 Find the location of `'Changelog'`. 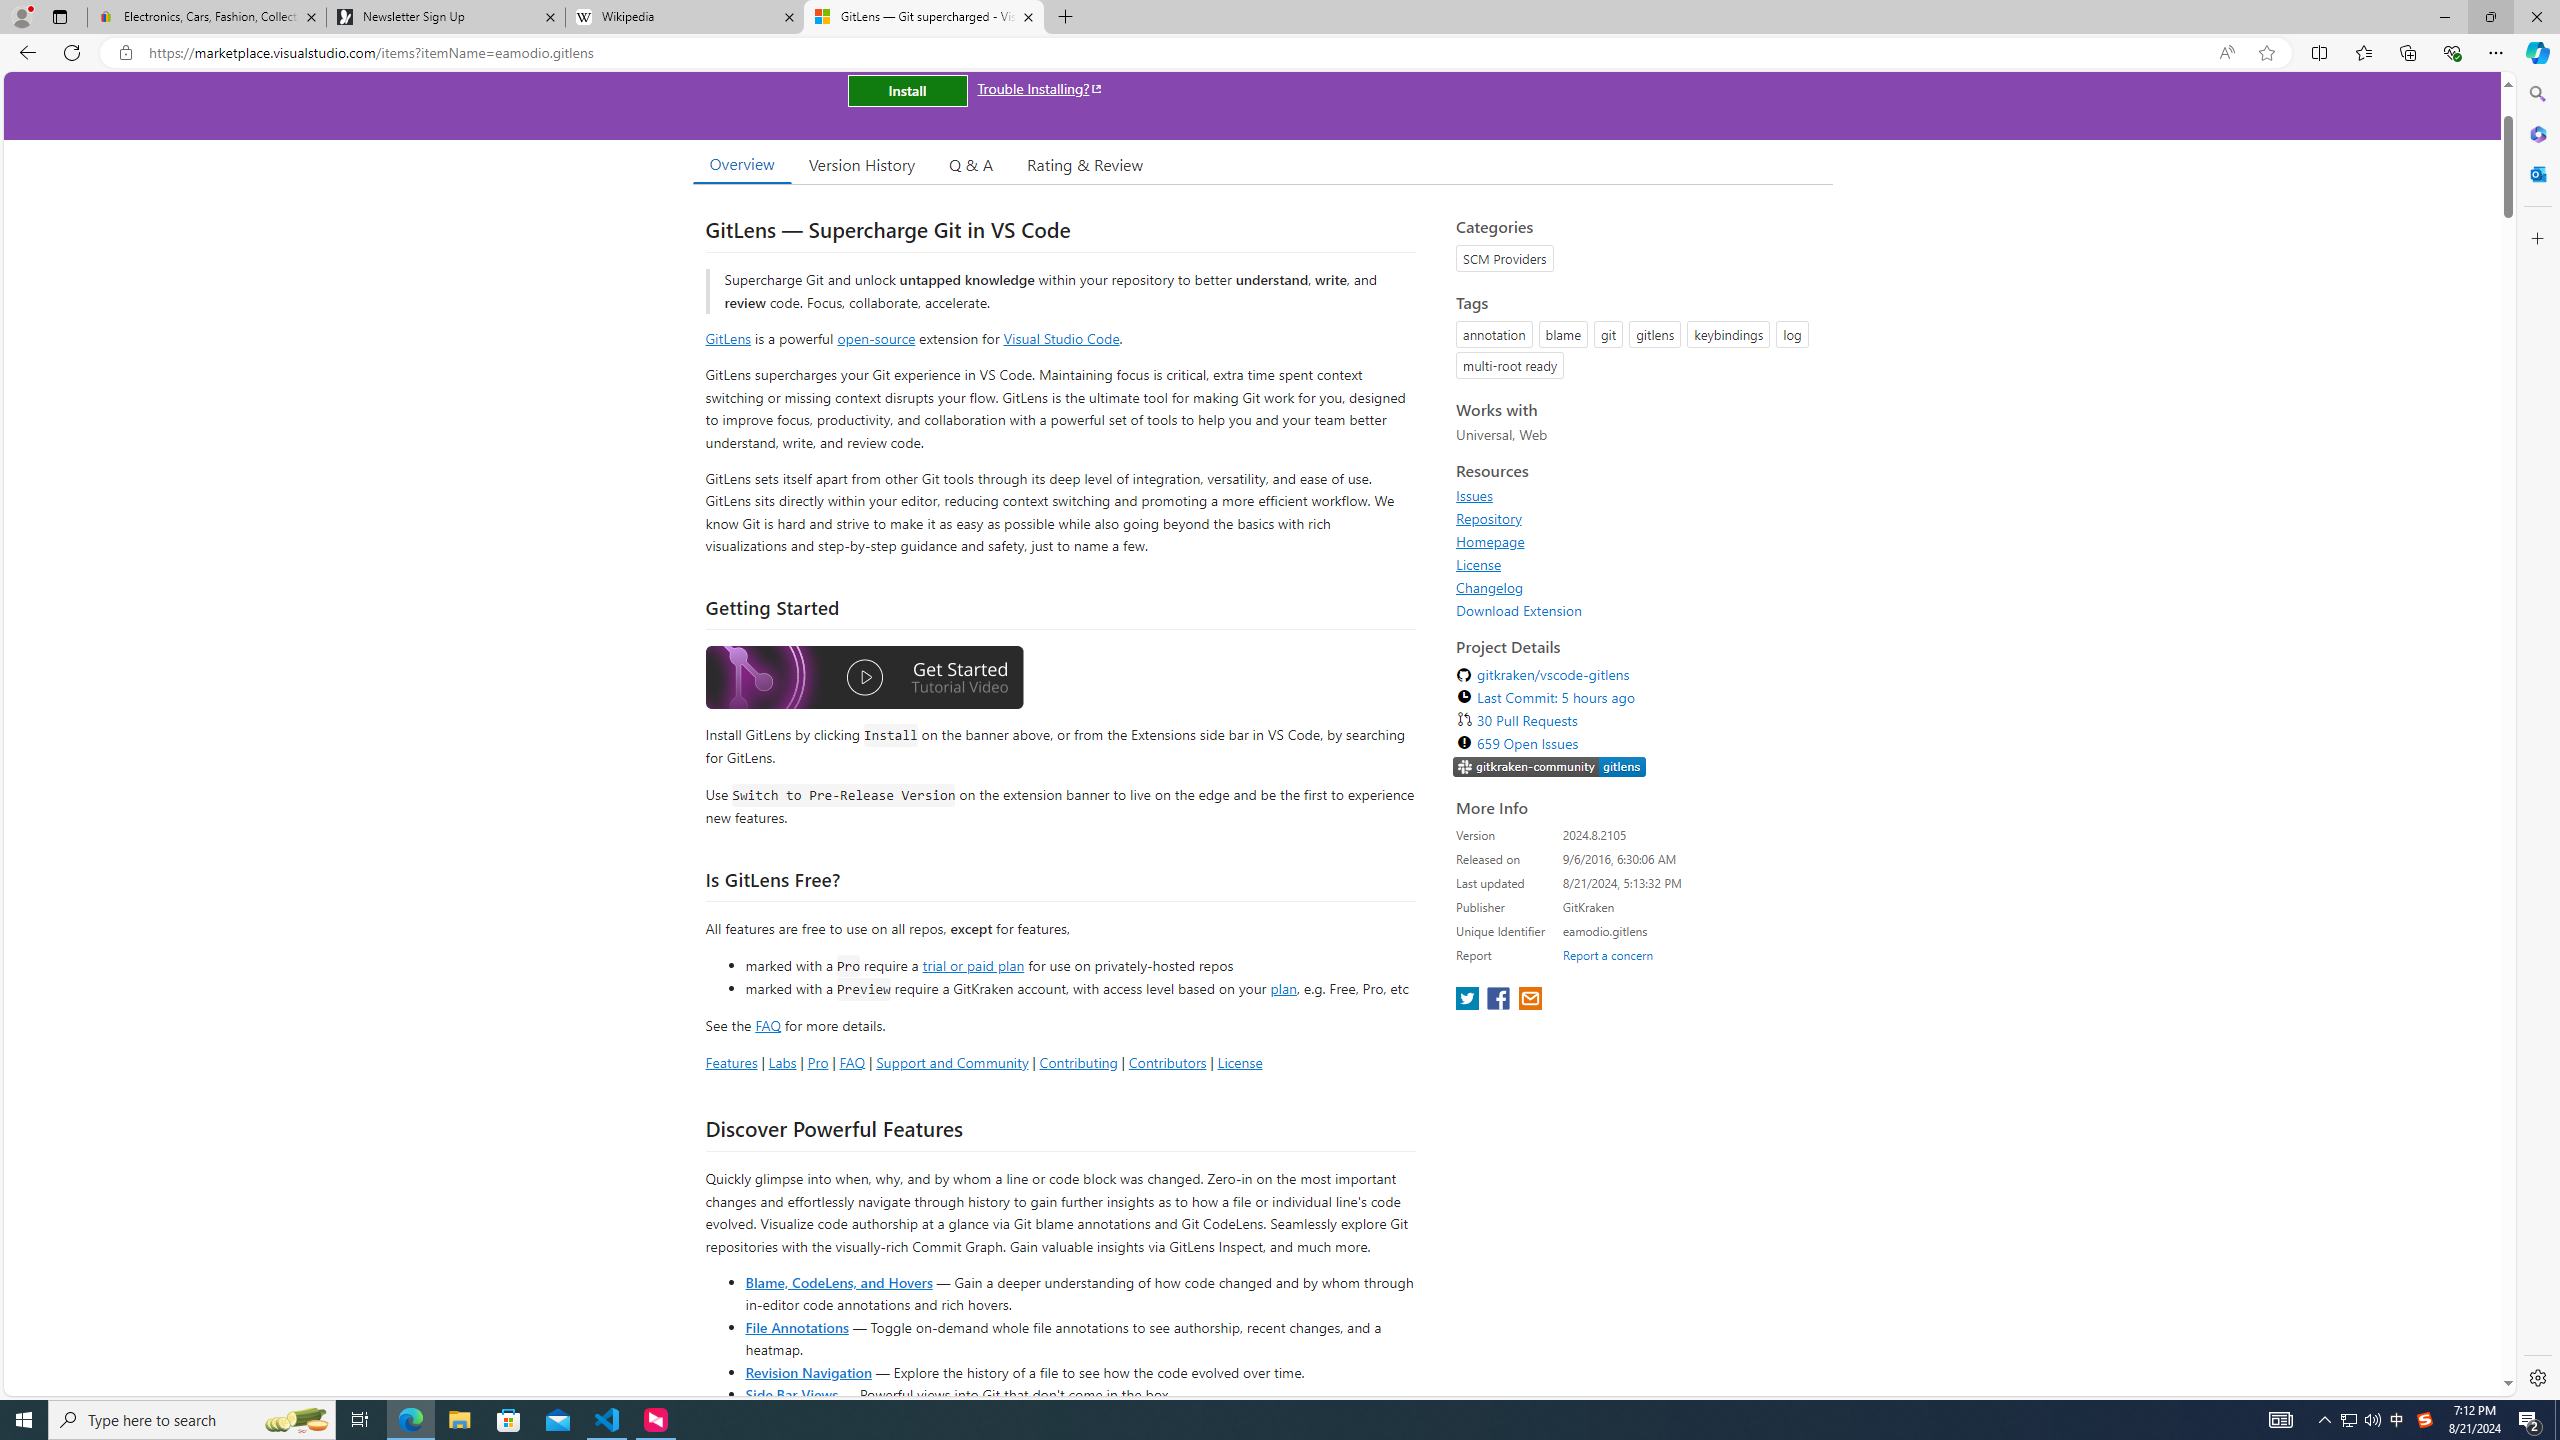

'Changelog' is located at coordinates (1638, 586).